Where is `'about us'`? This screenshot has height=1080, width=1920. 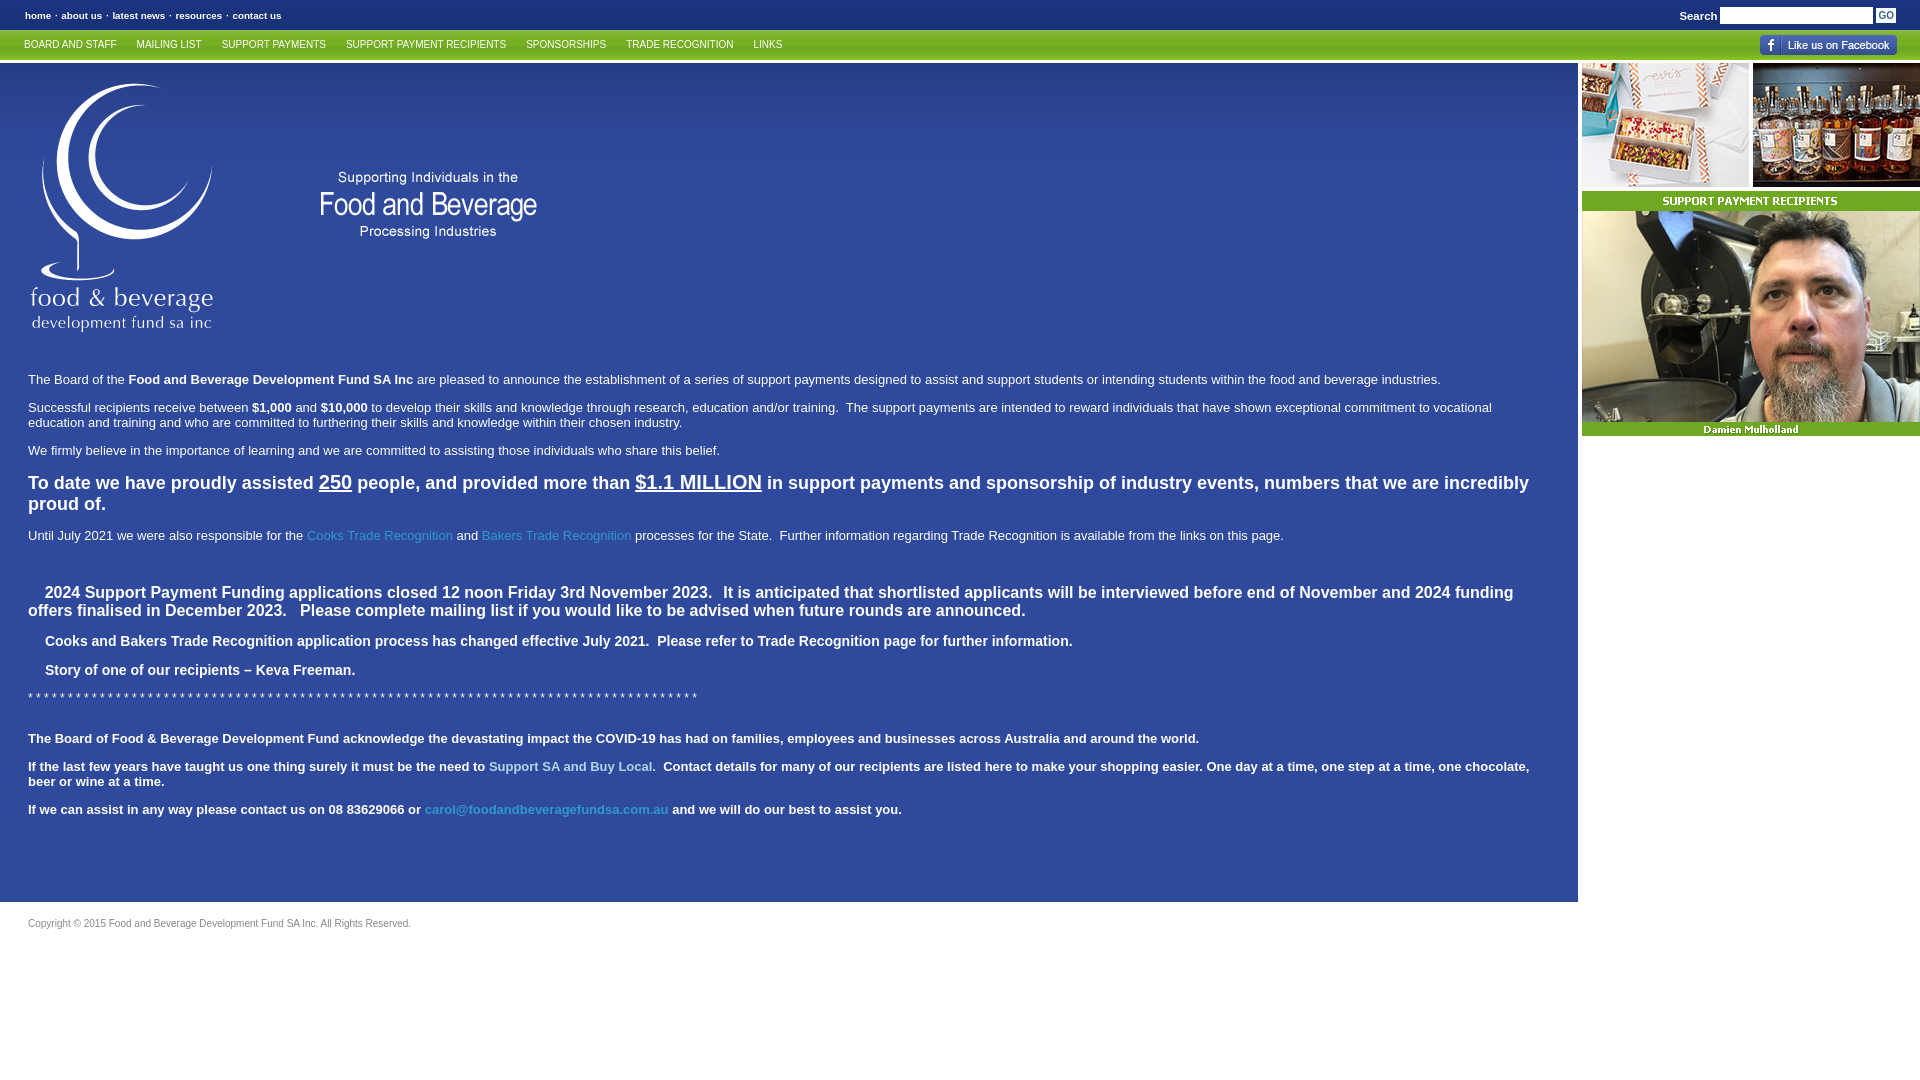 'about us' is located at coordinates (59, 15).